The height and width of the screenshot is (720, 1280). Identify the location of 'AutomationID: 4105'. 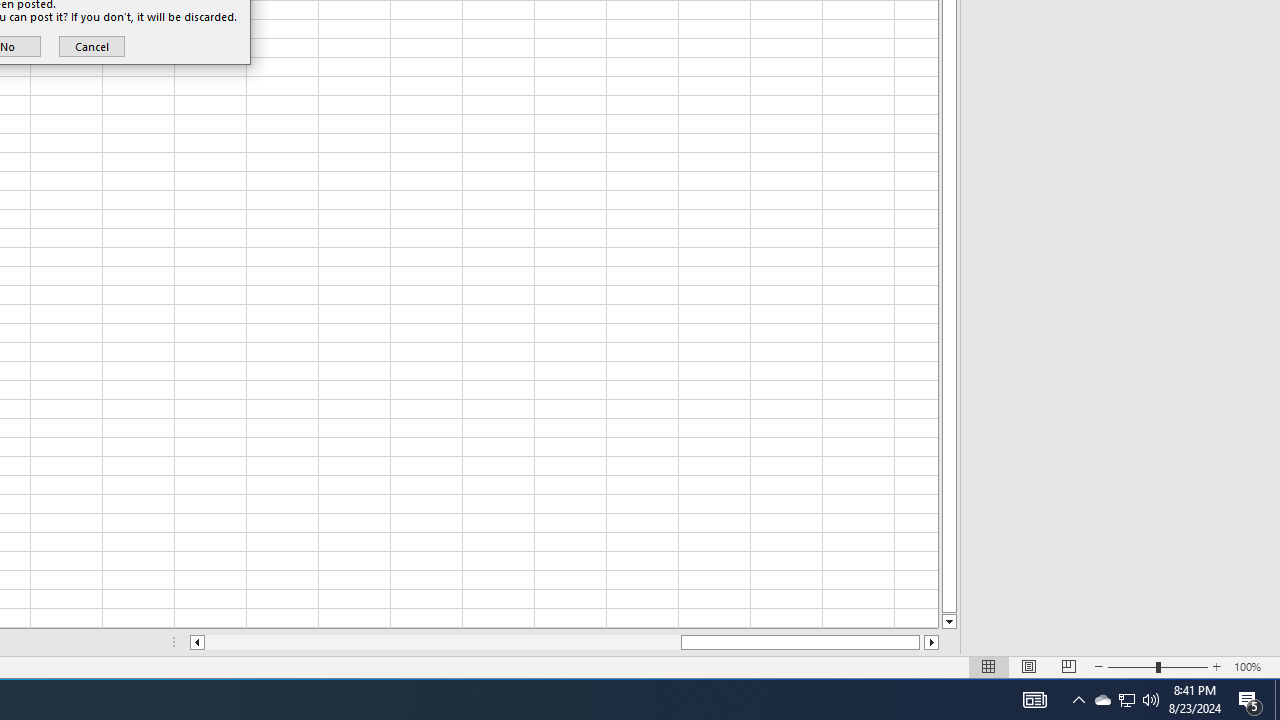
(1034, 698).